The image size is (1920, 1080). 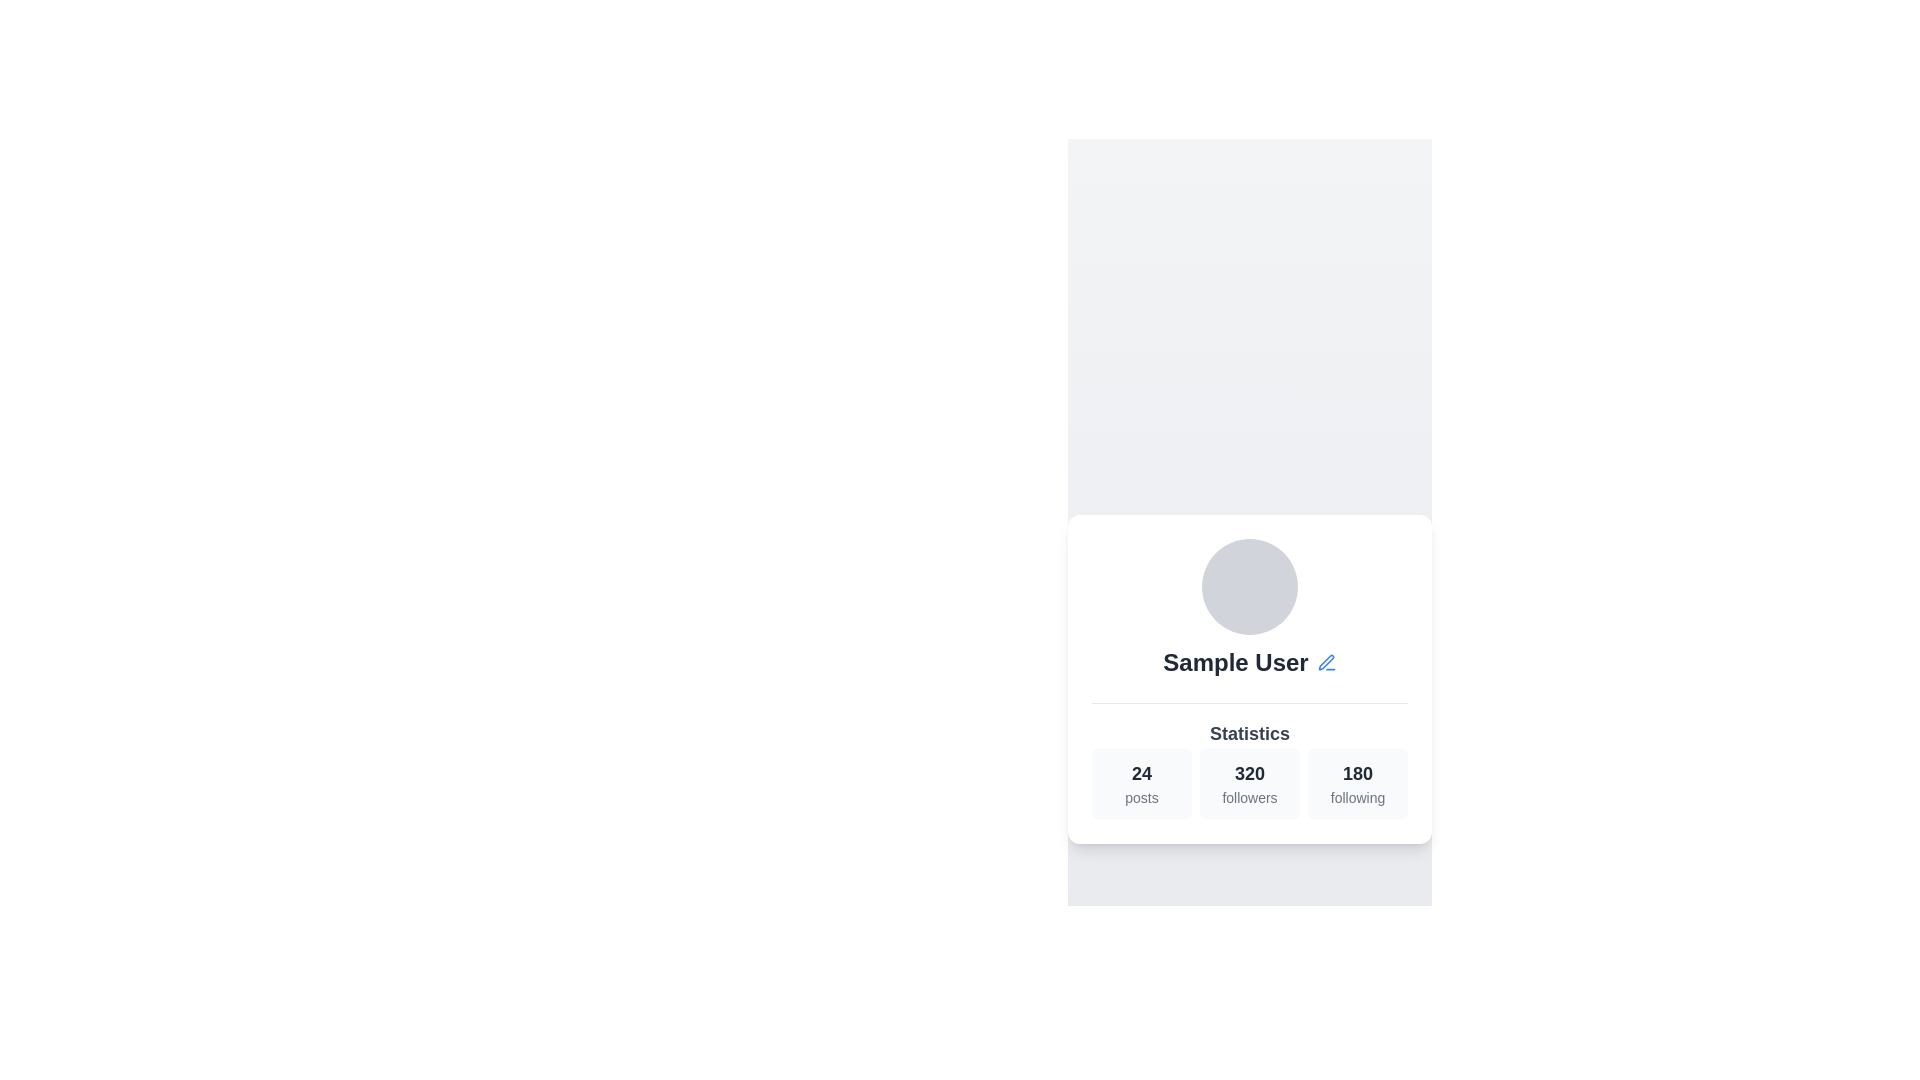 What do you see at coordinates (1358, 796) in the screenshot?
I see `static text label that displays the word 'following', which is styled in a small gray font and positioned below the number '180' in the statistics section` at bounding box center [1358, 796].